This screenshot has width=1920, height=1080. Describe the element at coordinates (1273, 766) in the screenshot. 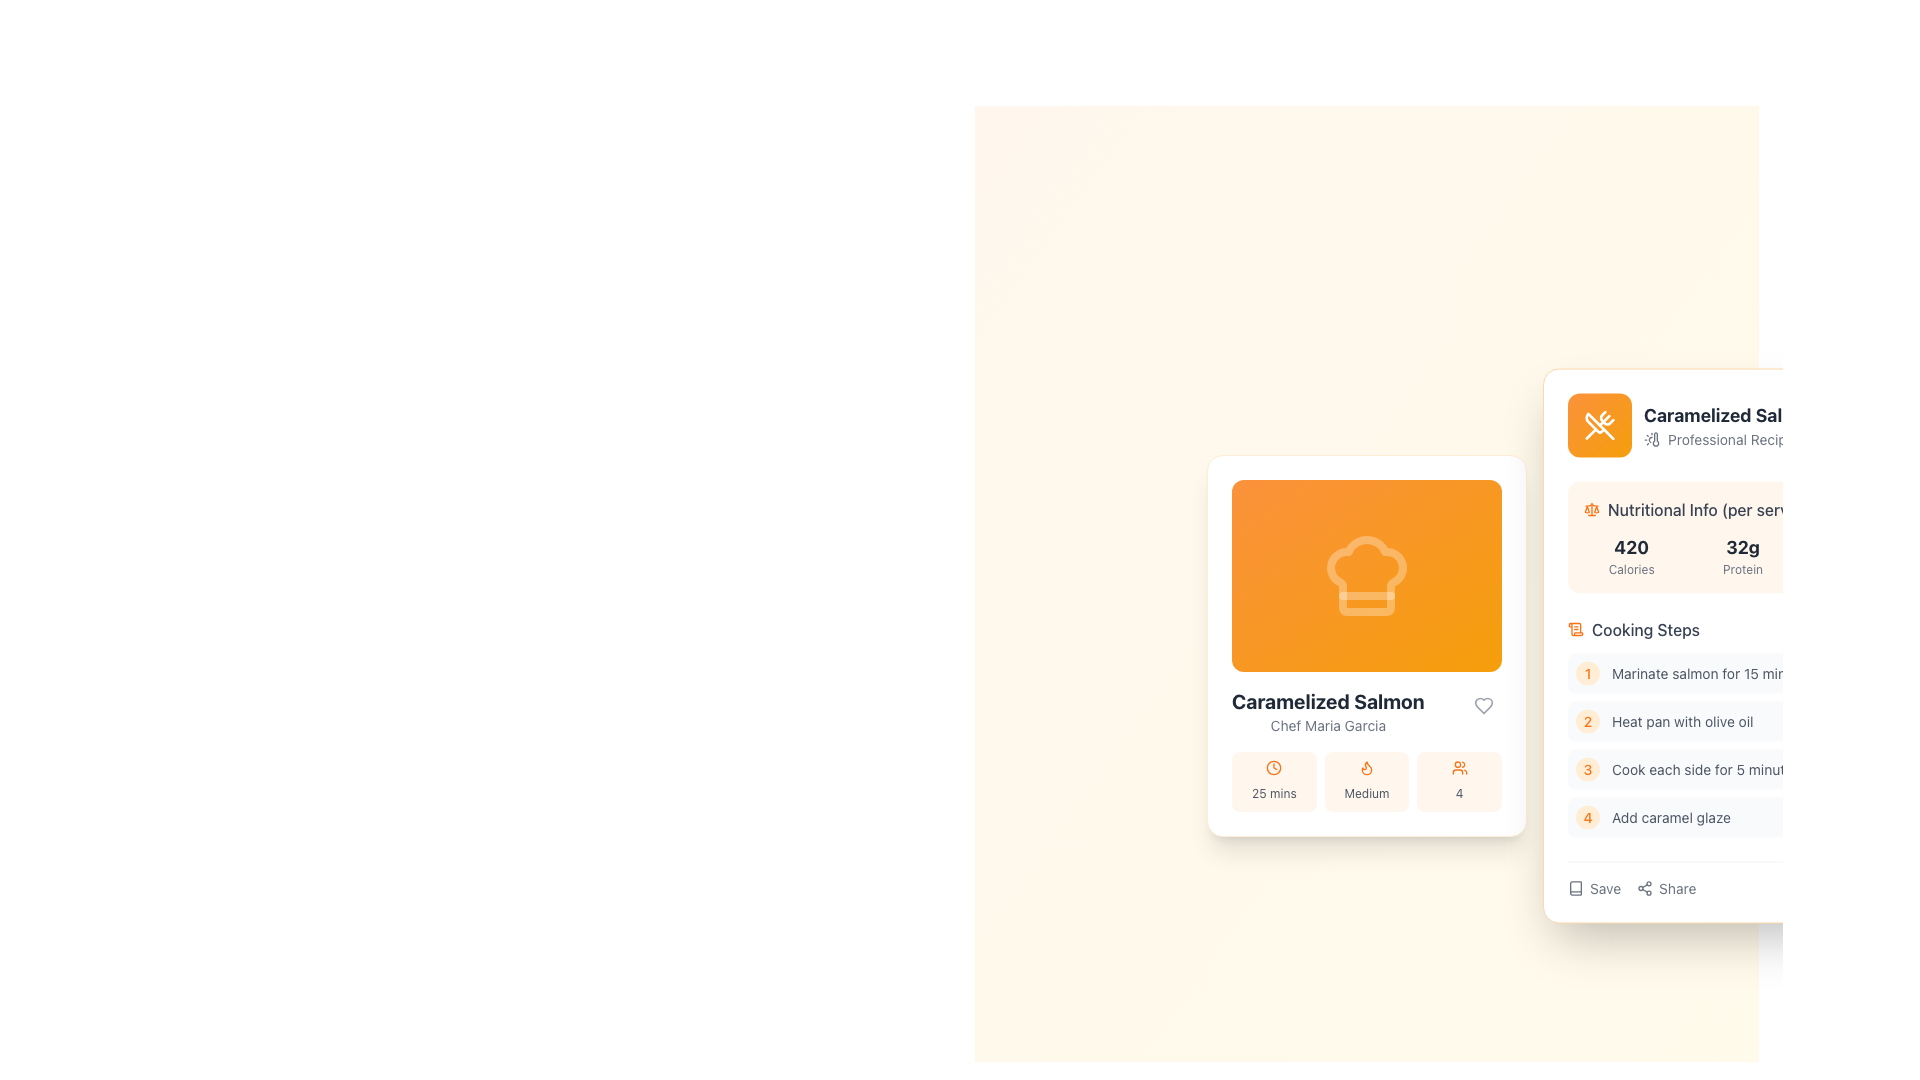

I see `the decorative circular graphic in the clock-themed icon located on the left side of the detailed panel for the 'Caramelized Salmon' recipe` at that location.